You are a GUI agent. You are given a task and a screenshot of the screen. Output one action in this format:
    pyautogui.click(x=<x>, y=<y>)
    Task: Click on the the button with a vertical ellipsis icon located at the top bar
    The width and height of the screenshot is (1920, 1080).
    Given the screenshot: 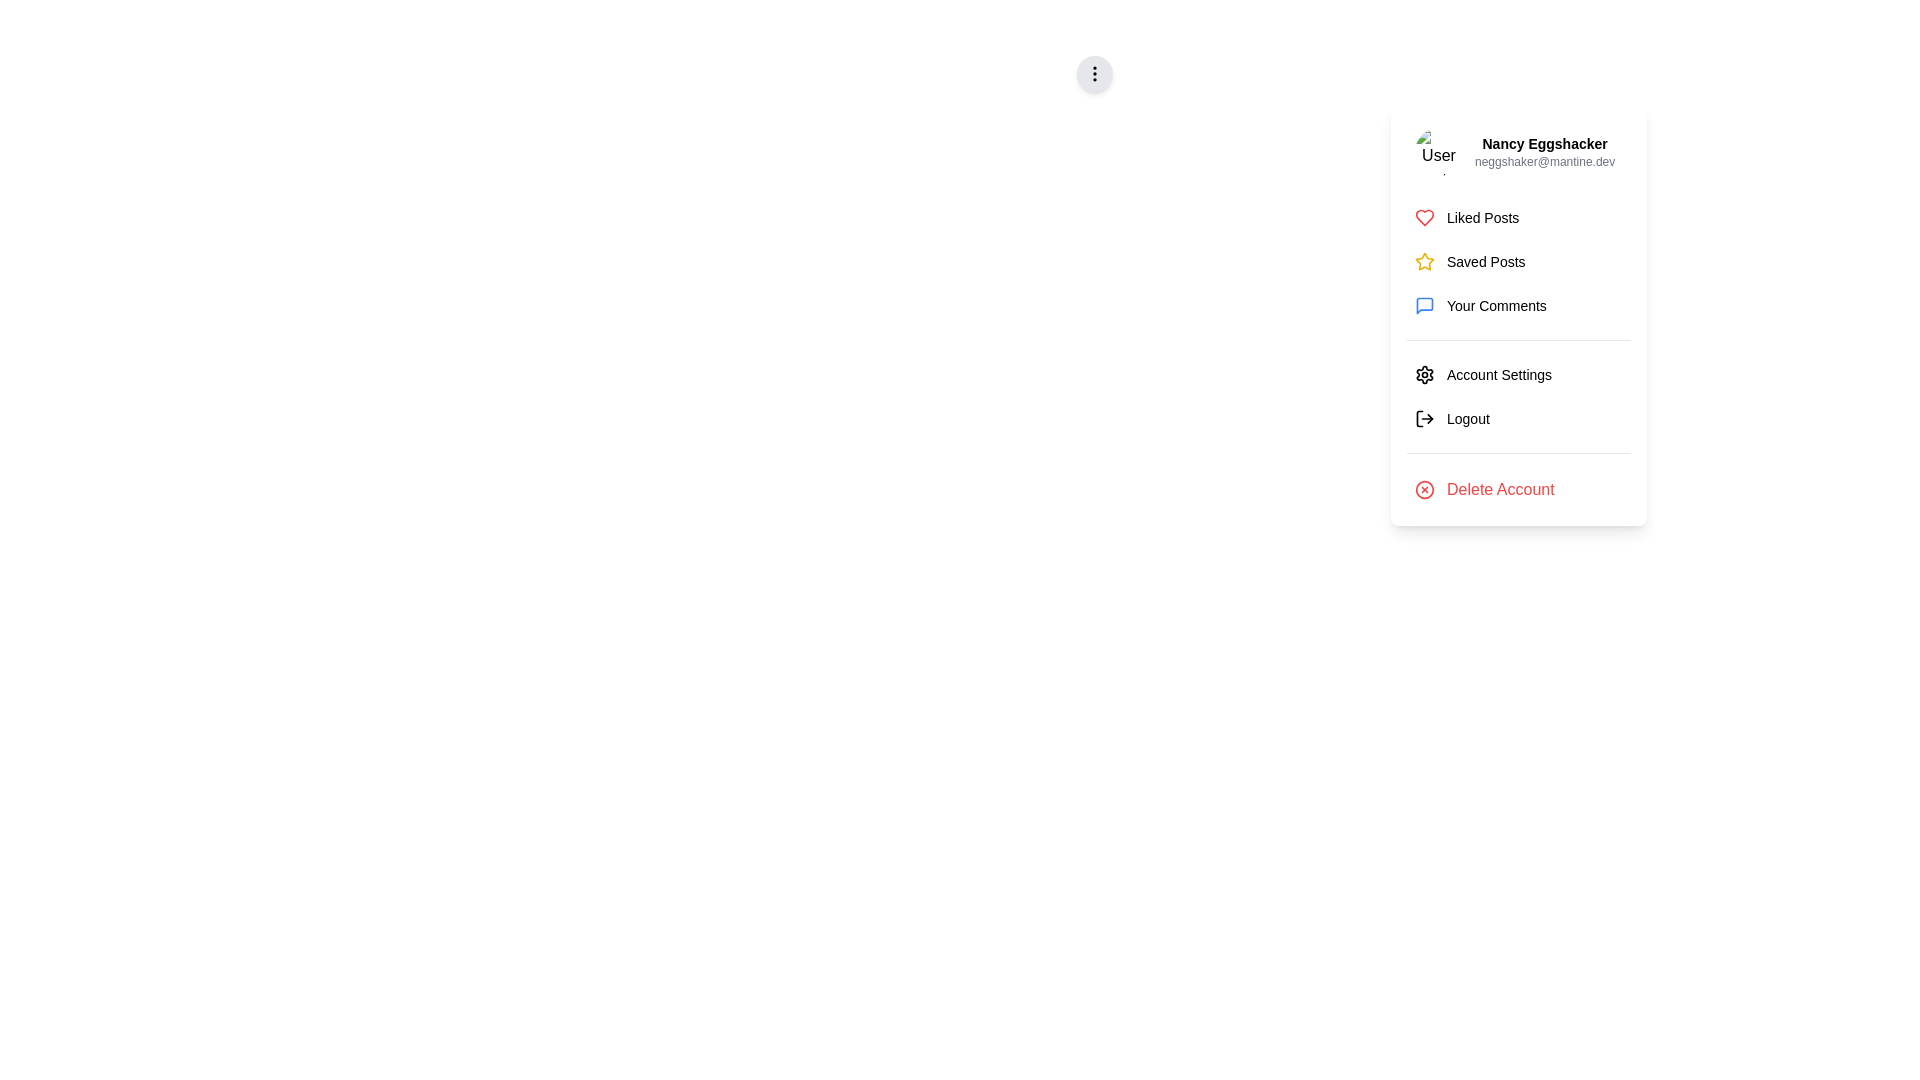 What is the action you would take?
    pyautogui.click(x=1093, y=72)
    